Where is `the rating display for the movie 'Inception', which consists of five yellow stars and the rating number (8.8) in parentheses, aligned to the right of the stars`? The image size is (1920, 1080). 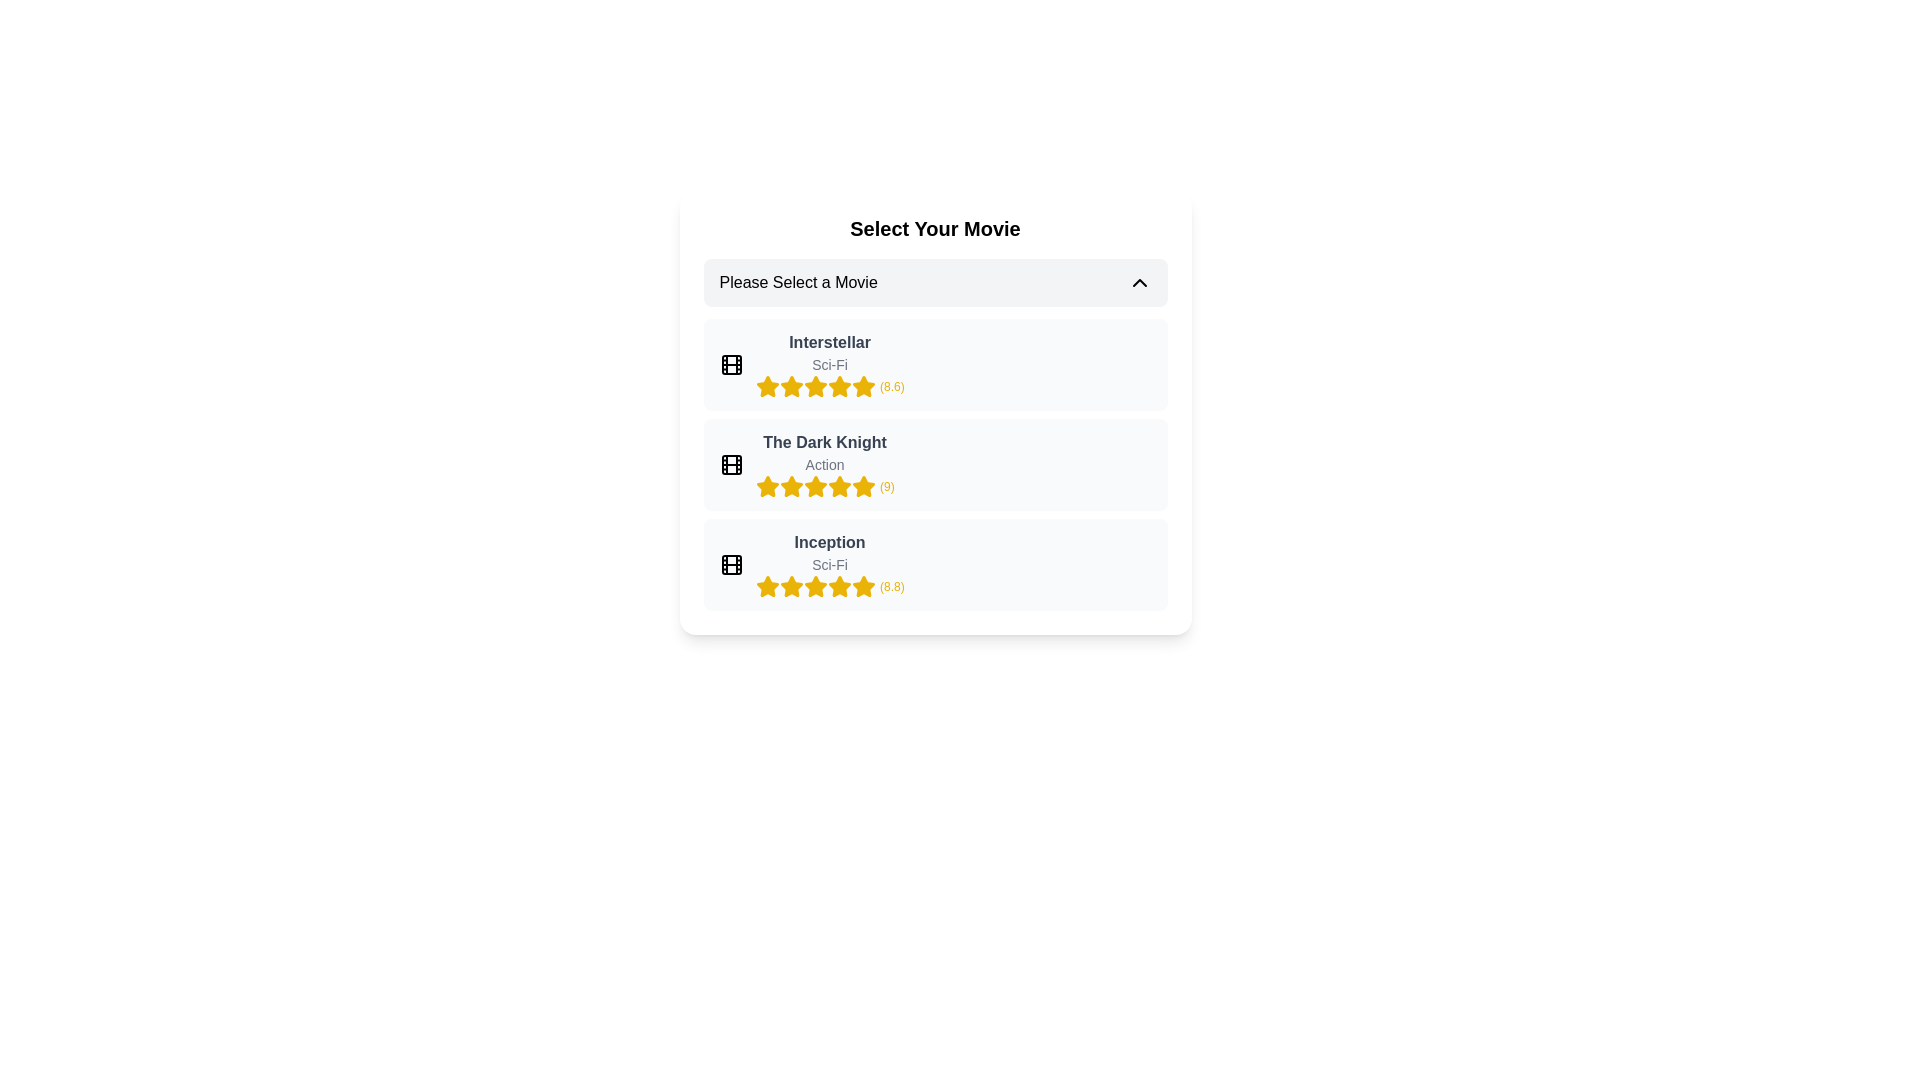 the rating display for the movie 'Inception', which consists of five yellow stars and the rating number (8.8) in parentheses, aligned to the right of the stars is located at coordinates (830, 585).